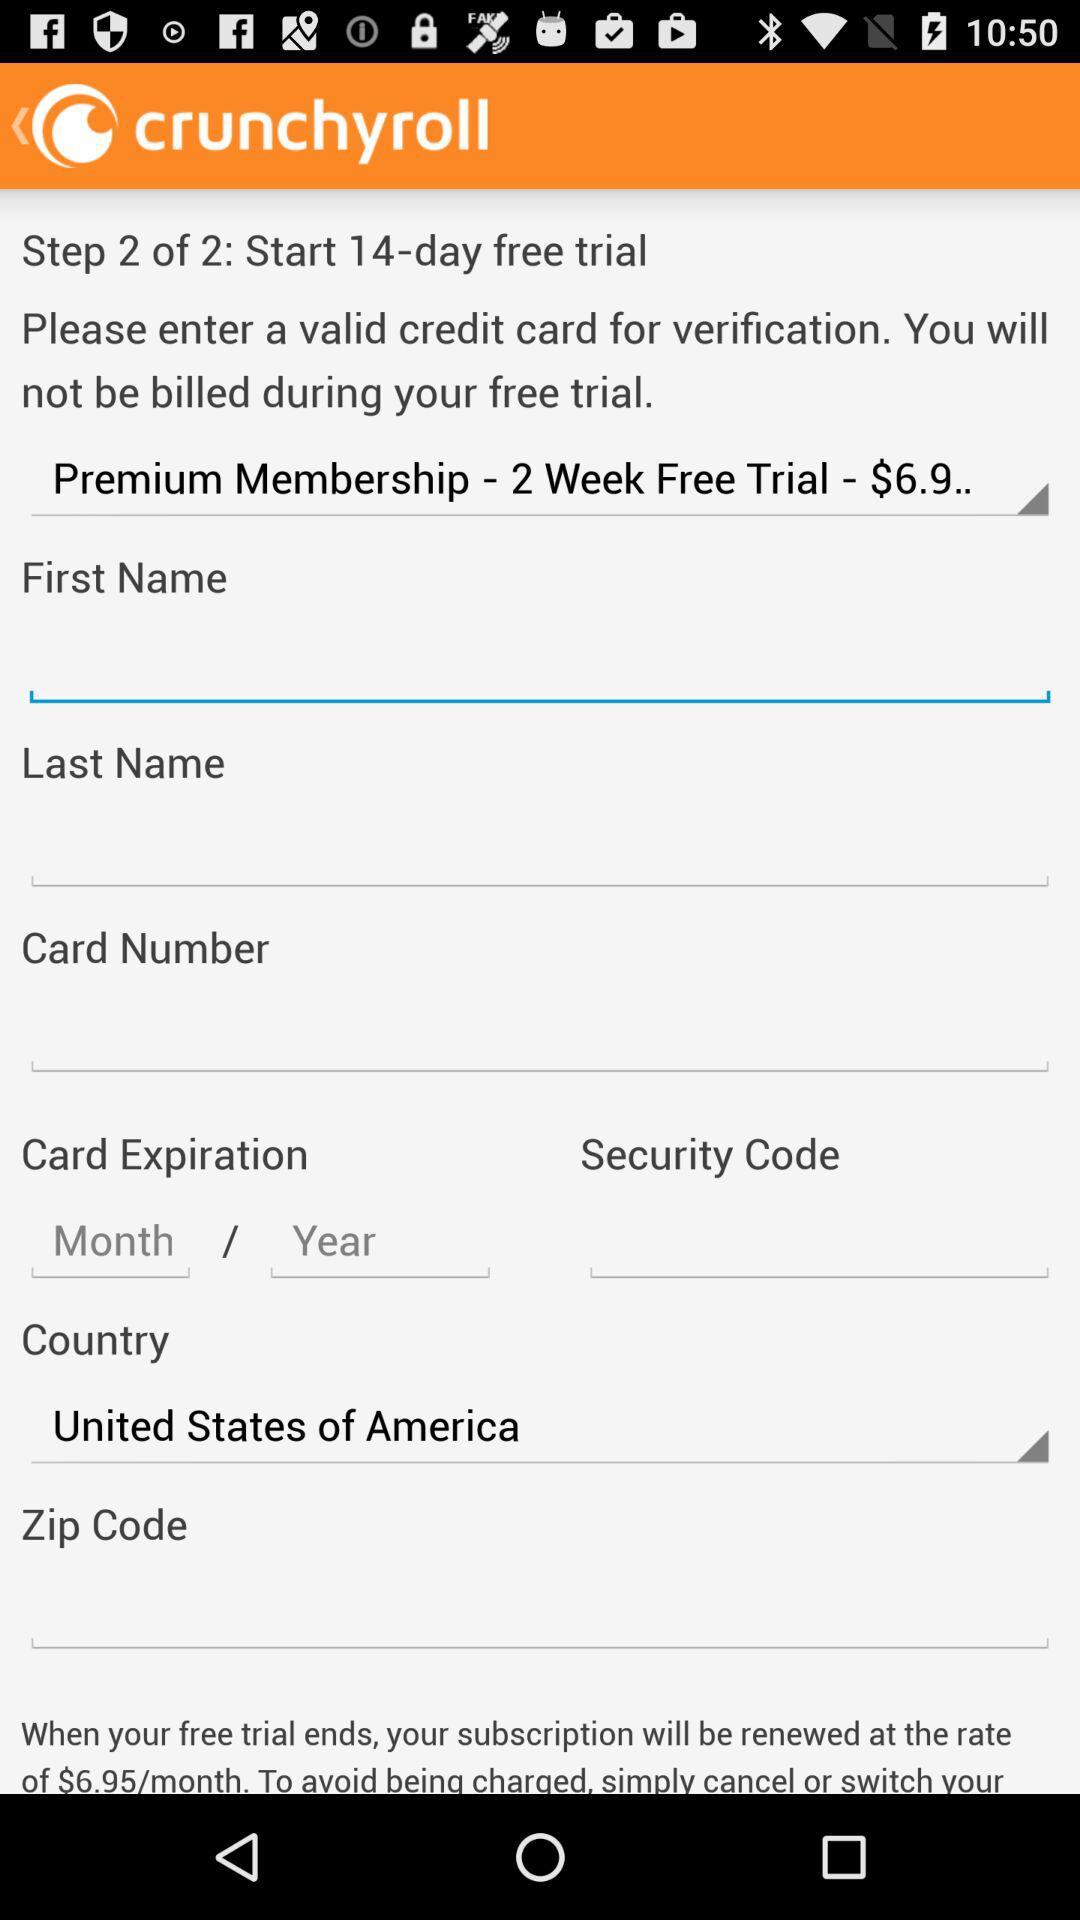 The image size is (1080, 1920). What do you see at coordinates (540, 1610) in the screenshot?
I see `type number button` at bounding box center [540, 1610].